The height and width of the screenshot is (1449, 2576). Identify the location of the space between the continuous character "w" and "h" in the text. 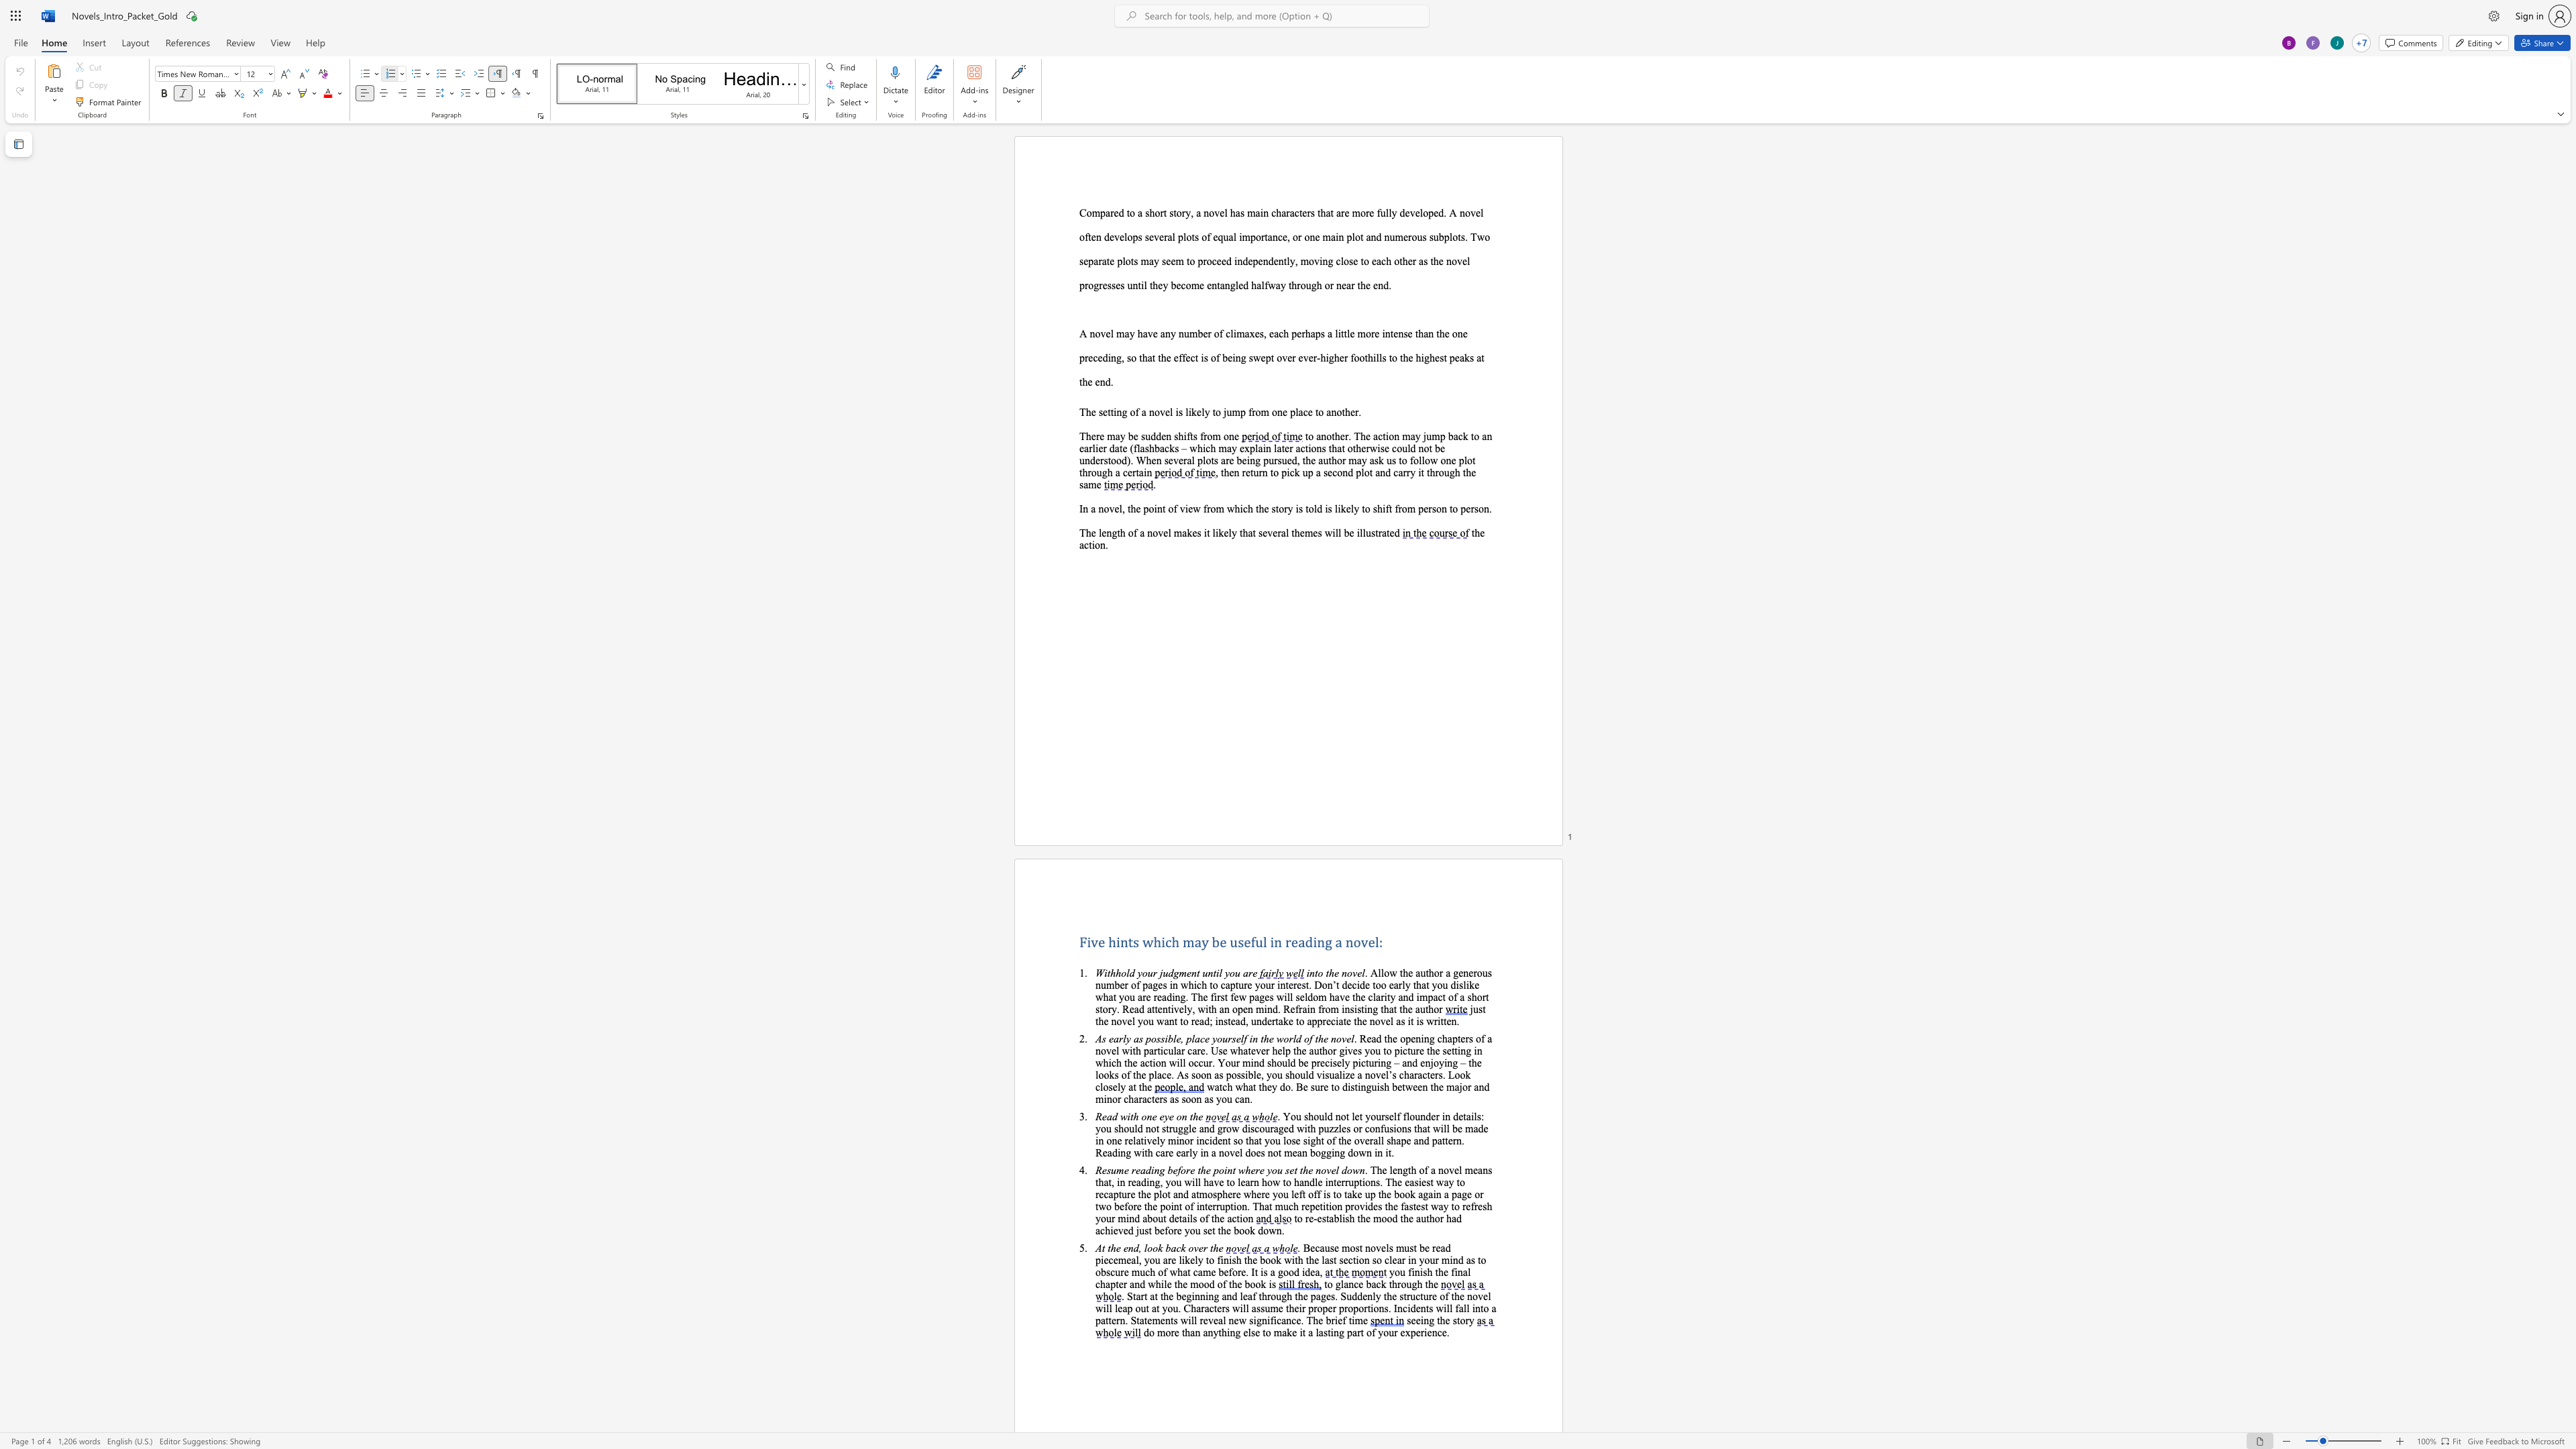
(1244, 1170).